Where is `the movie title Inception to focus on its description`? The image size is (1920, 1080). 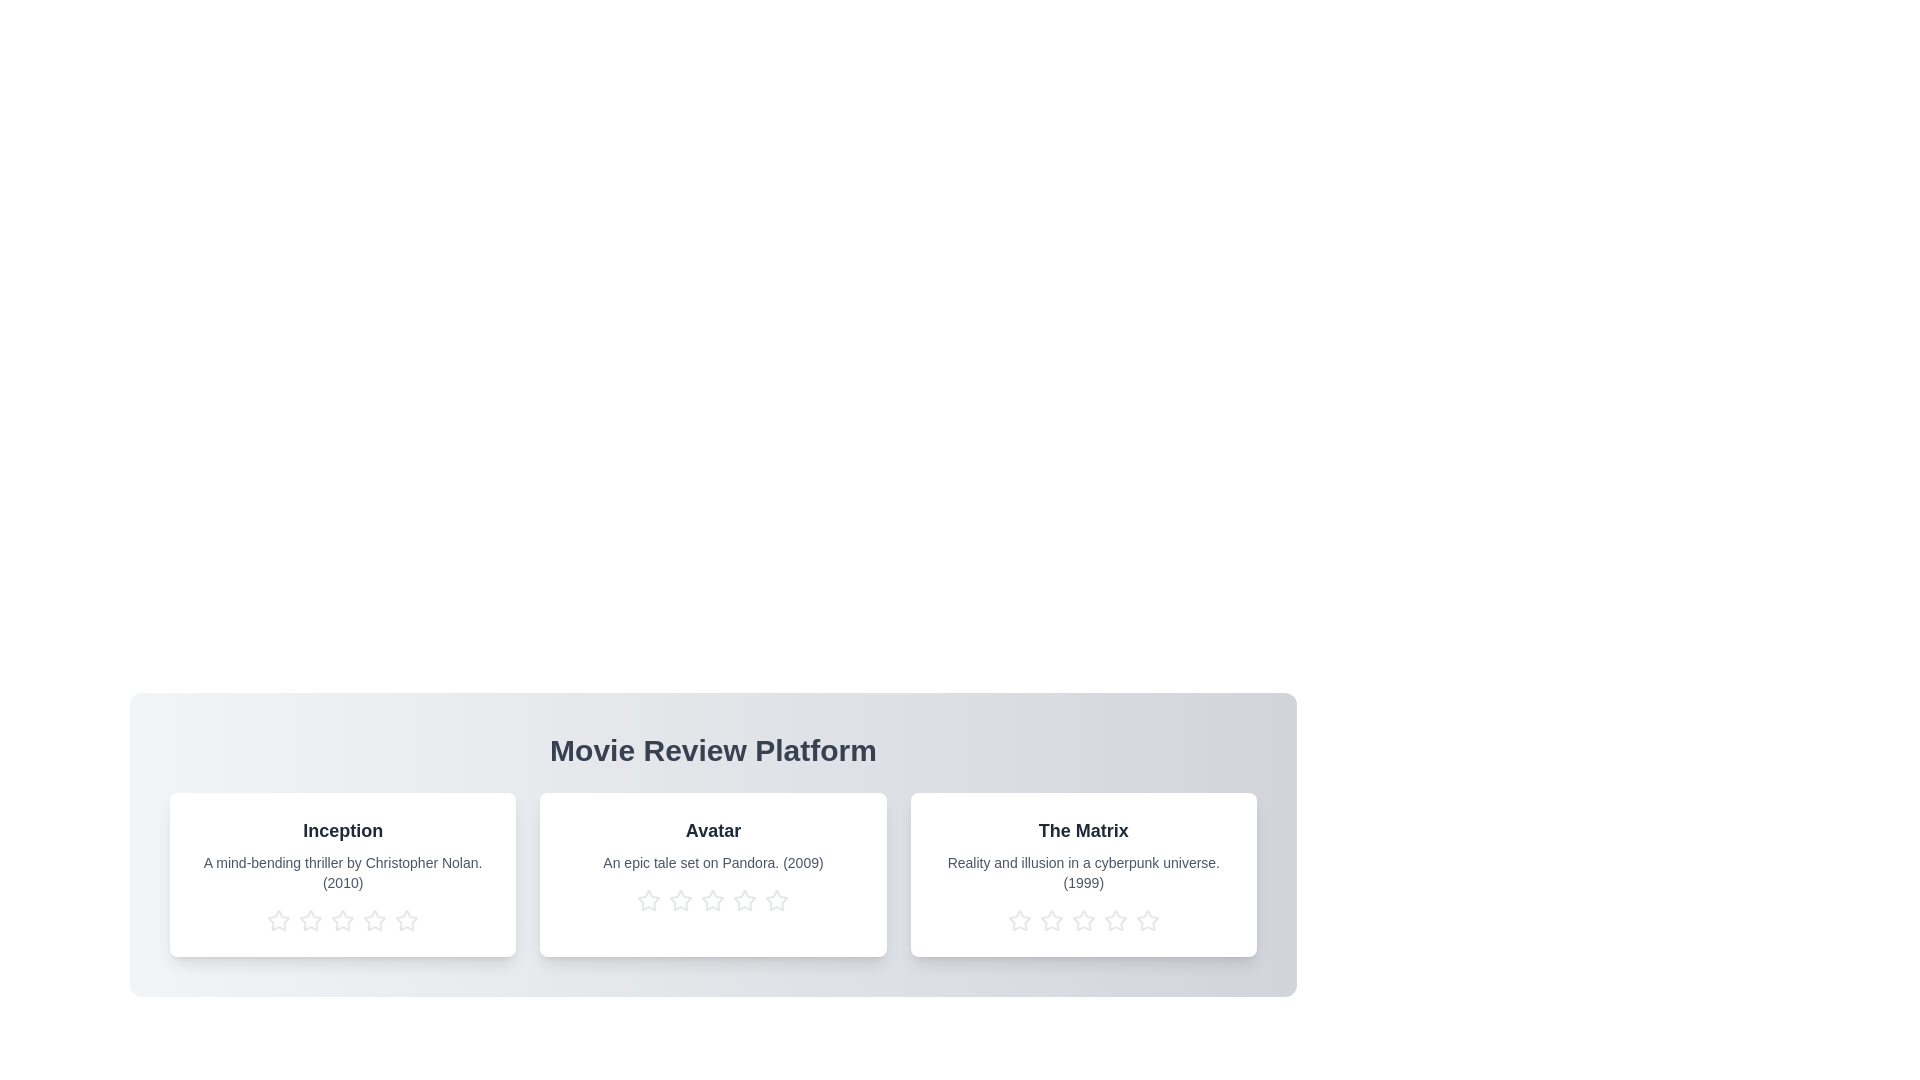
the movie title Inception to focus on its description is located at coordinates (342, 830).